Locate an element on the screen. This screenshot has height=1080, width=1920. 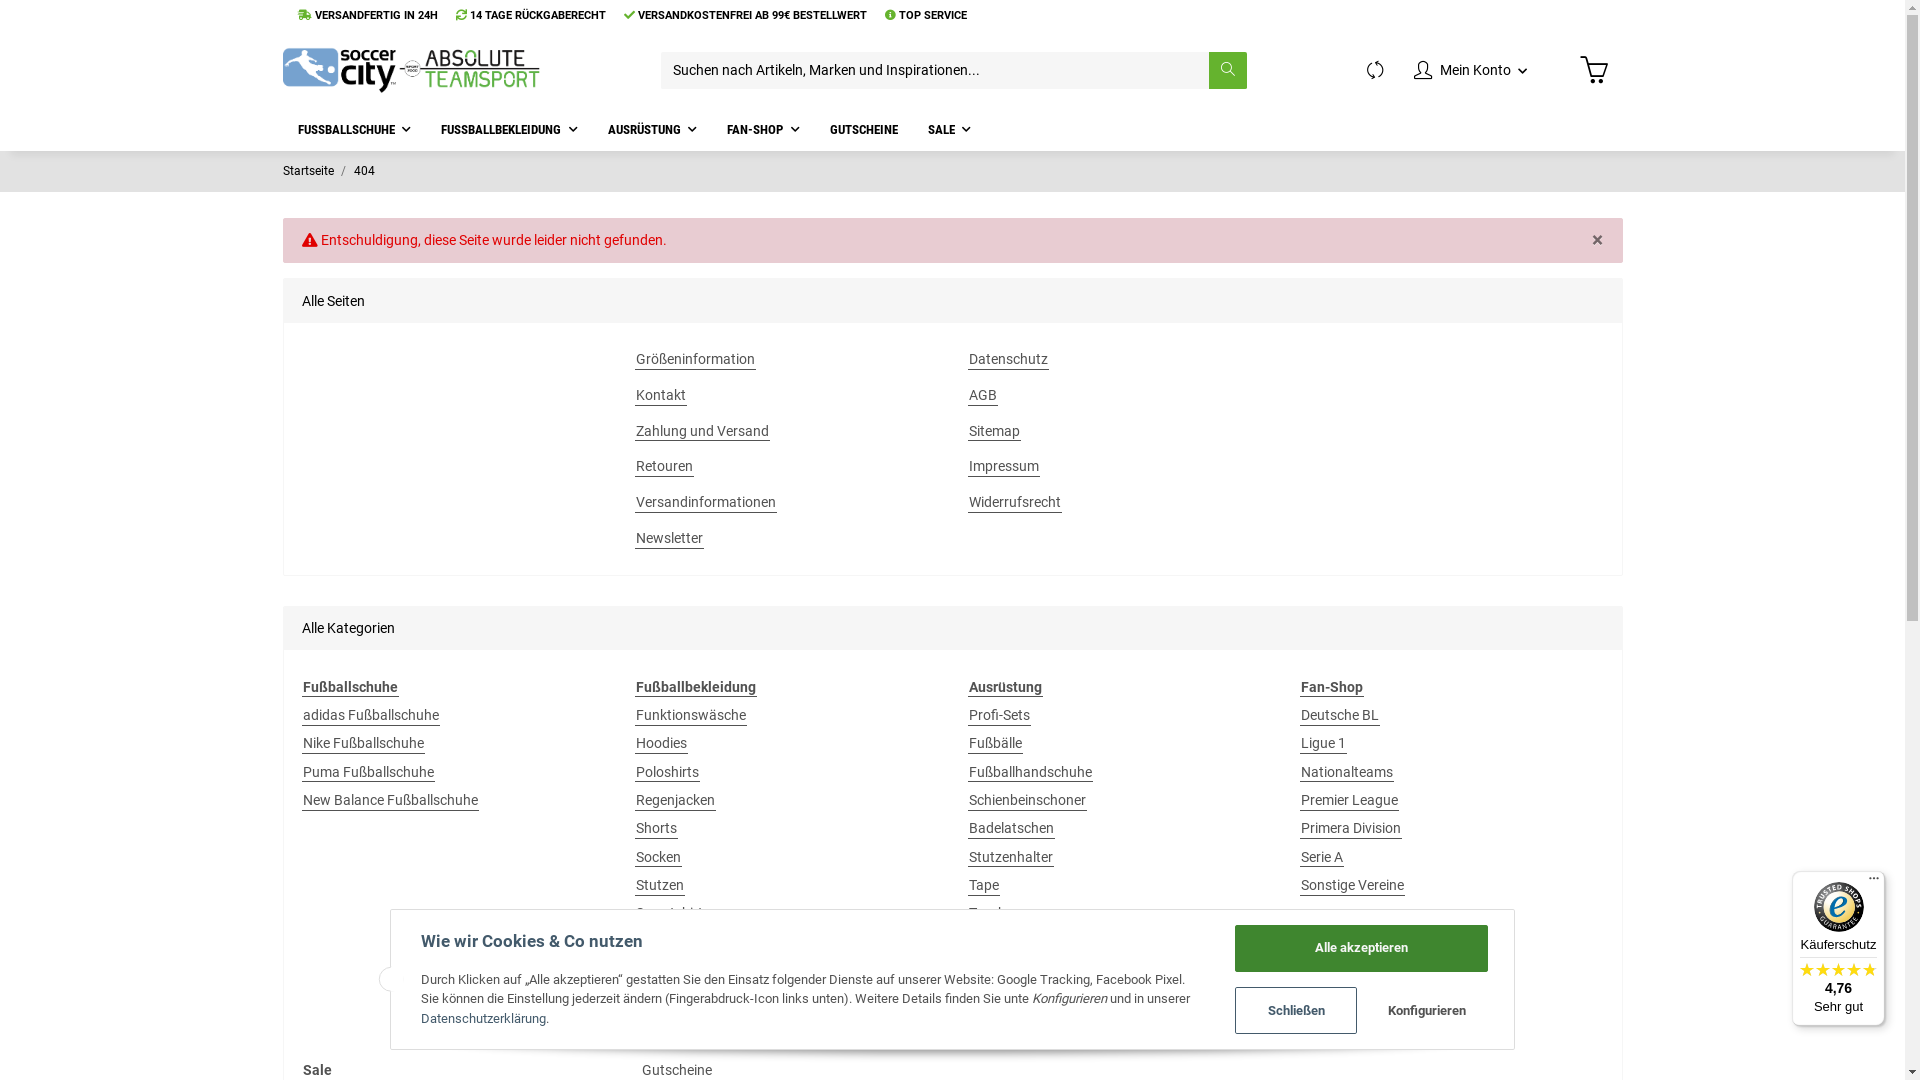
'Deutsche BL' is located at coordinates (1339, 714).